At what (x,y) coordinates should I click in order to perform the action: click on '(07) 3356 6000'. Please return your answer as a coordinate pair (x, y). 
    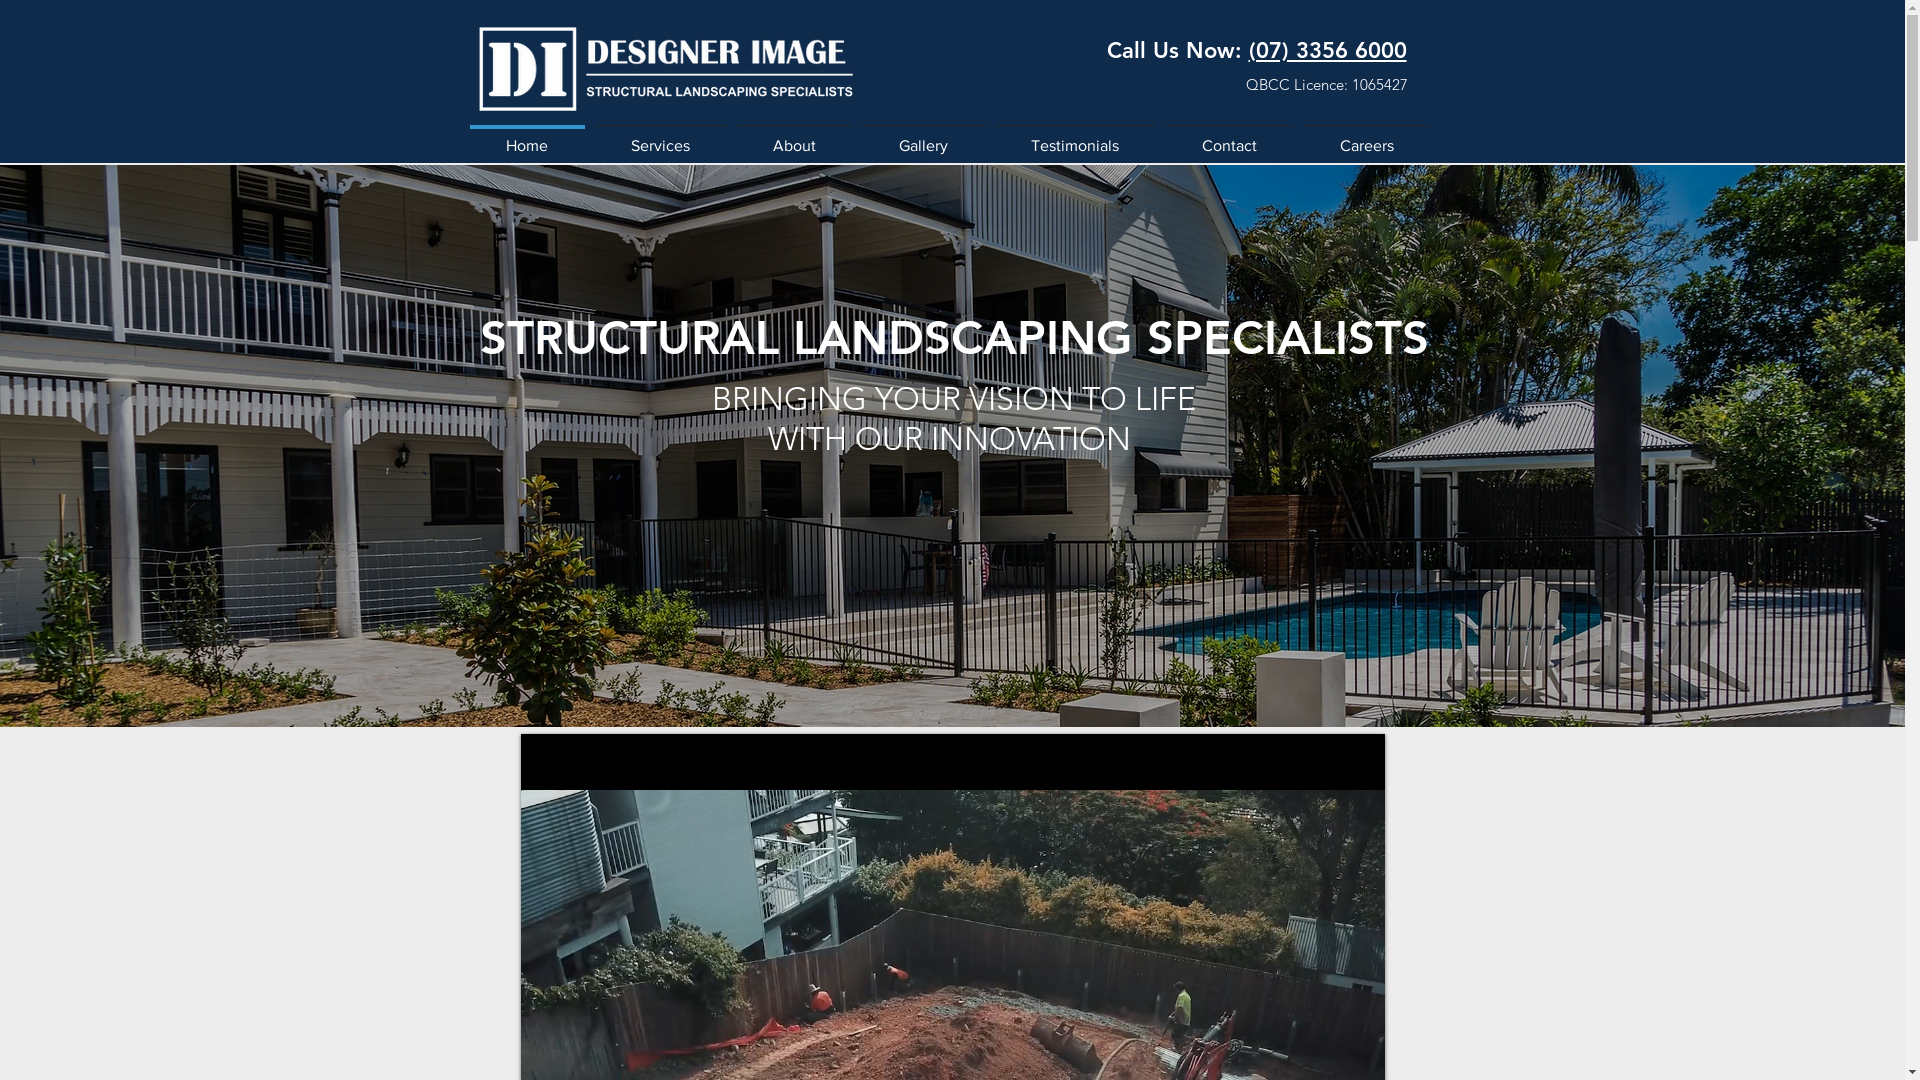
    Looking at the image, I should click on (1326, 49).